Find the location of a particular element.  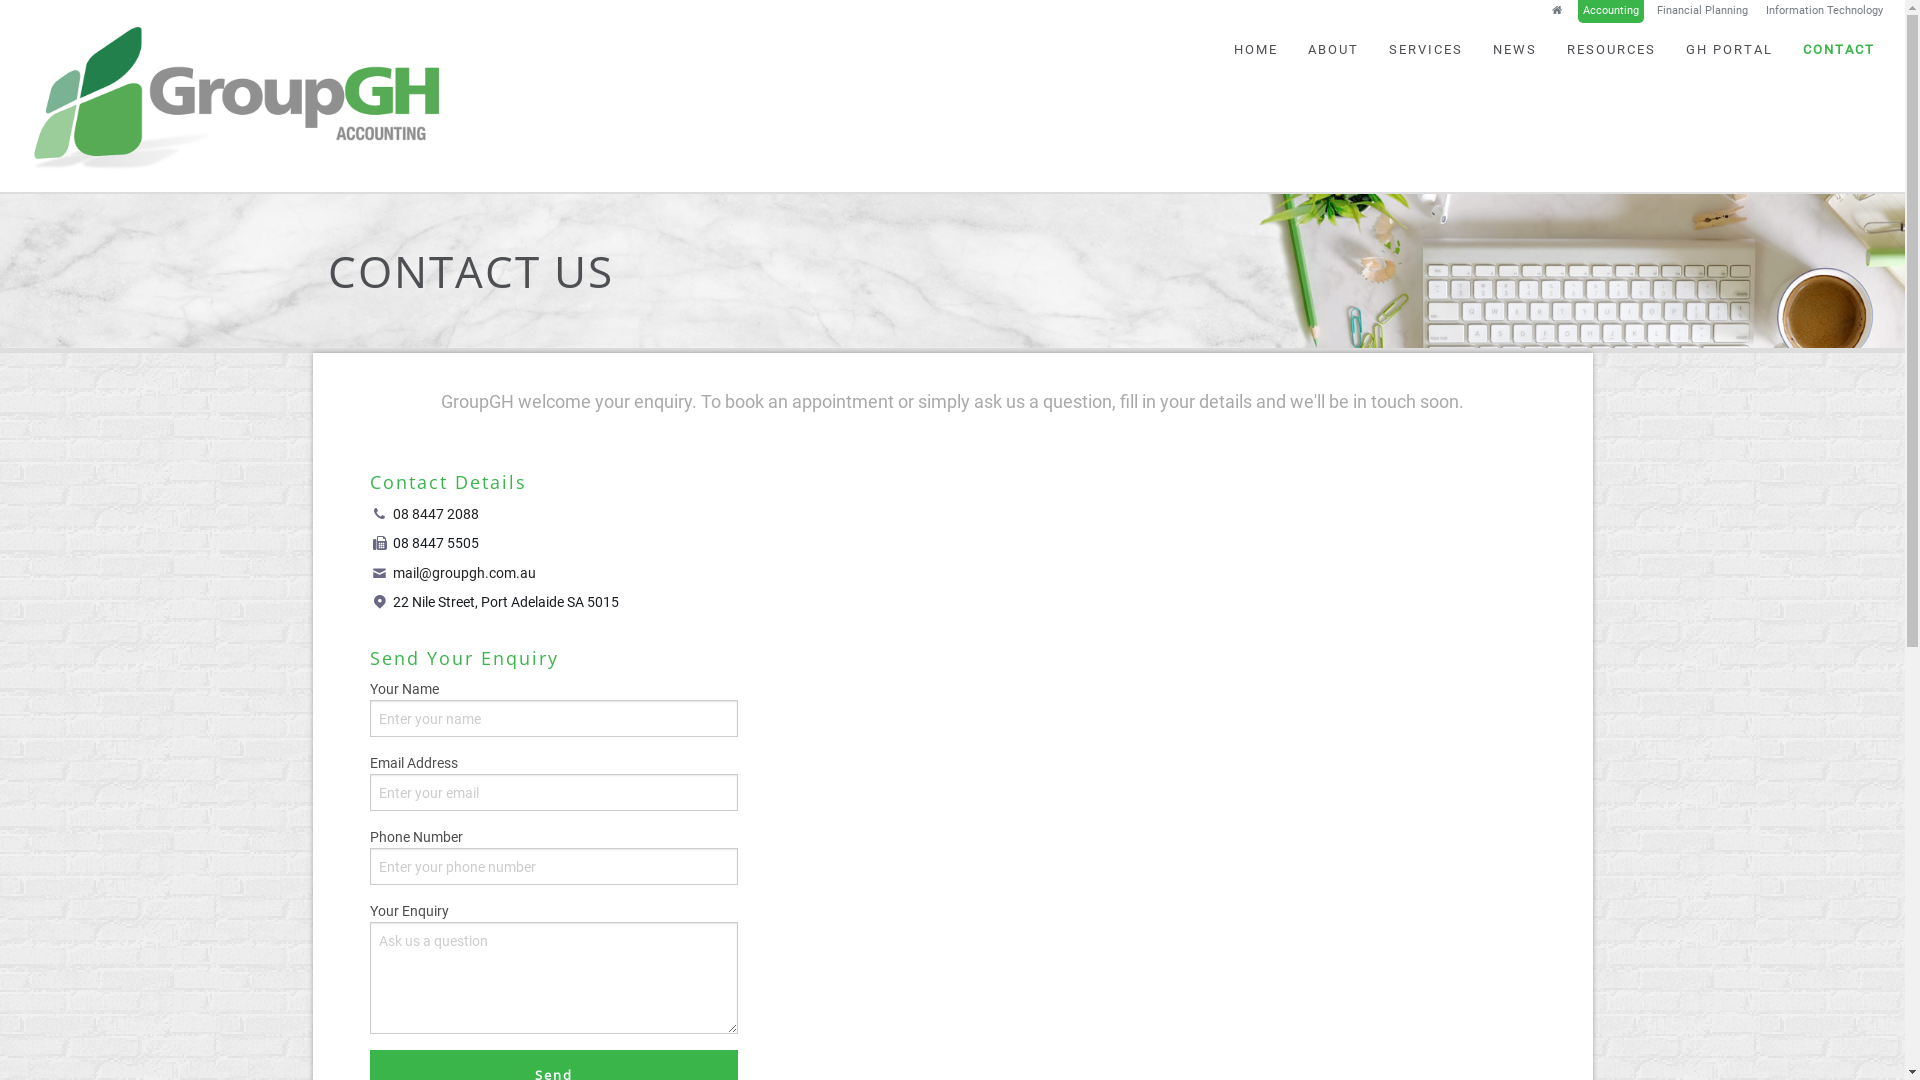

'Information Technology' is located at coordinates (1824, 11).